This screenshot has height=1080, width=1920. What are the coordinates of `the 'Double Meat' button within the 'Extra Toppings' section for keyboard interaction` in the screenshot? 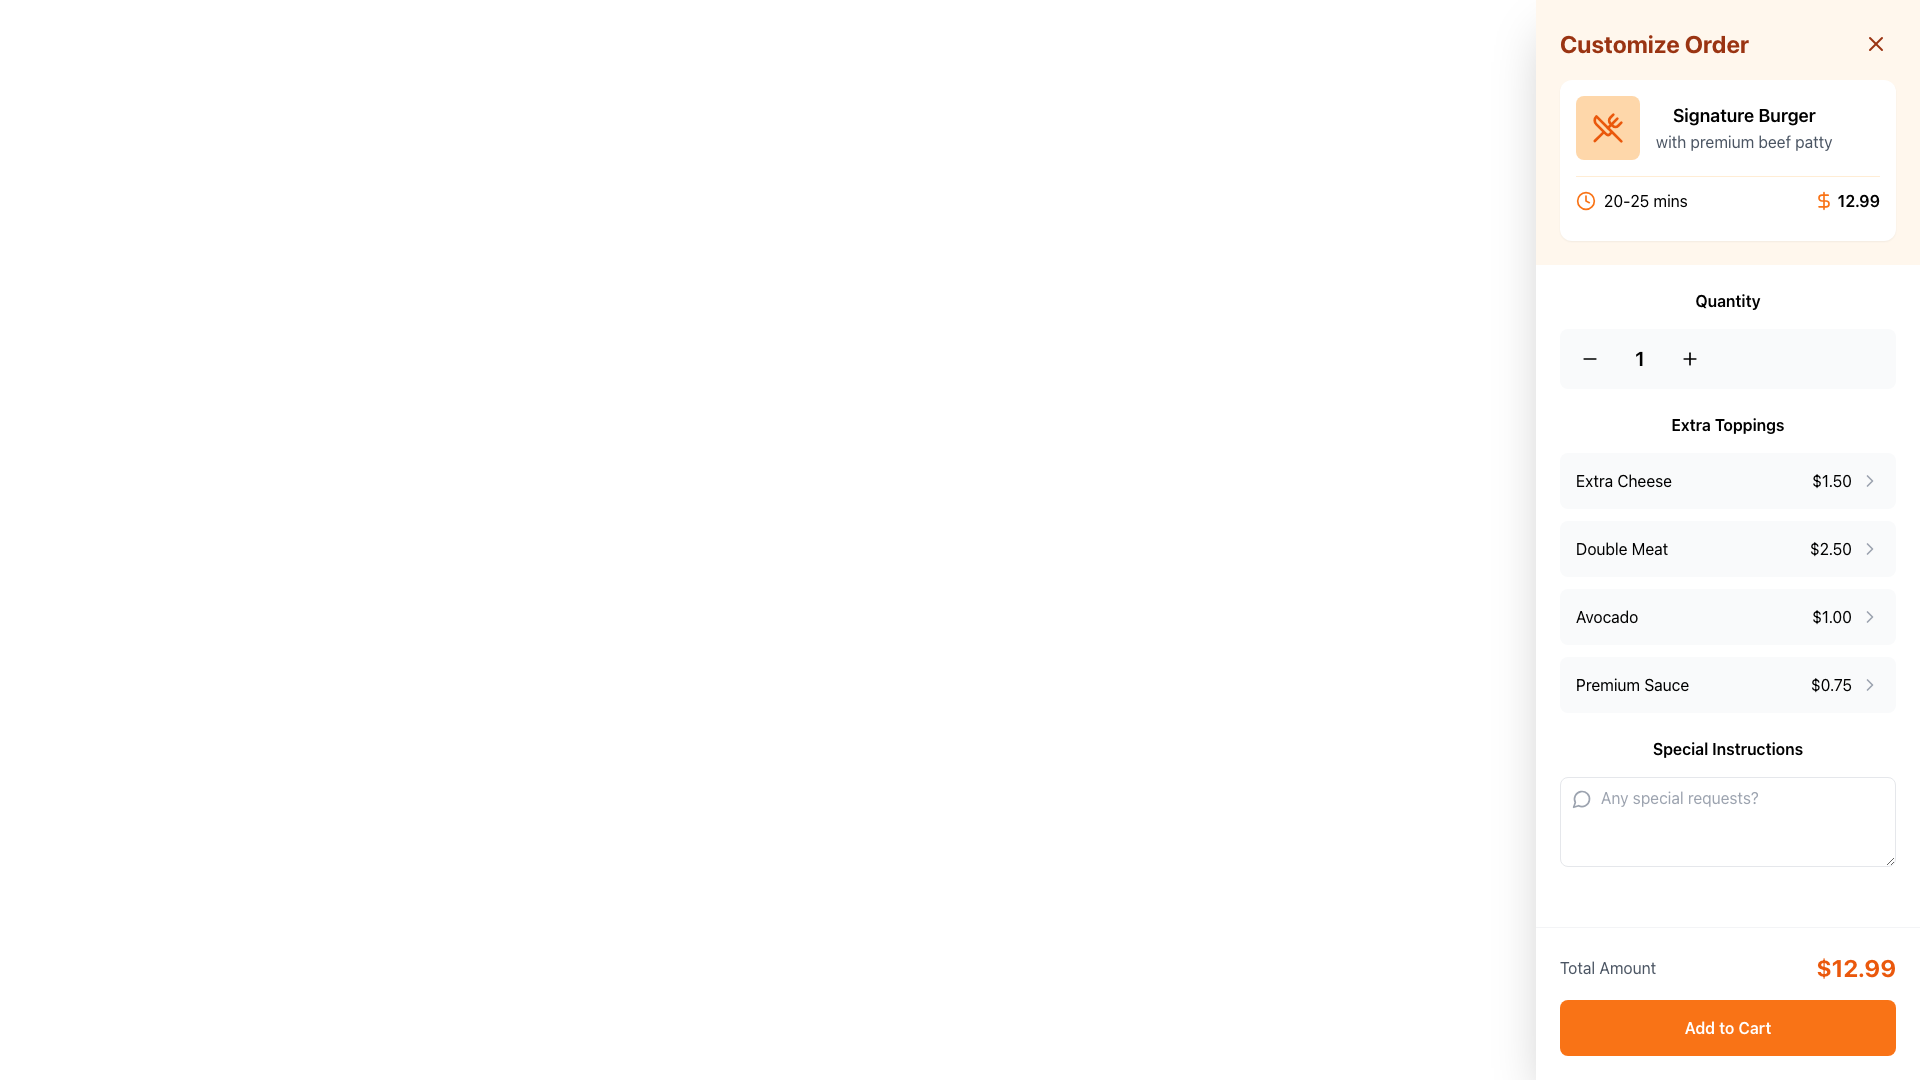 It's located at (1727, 548).